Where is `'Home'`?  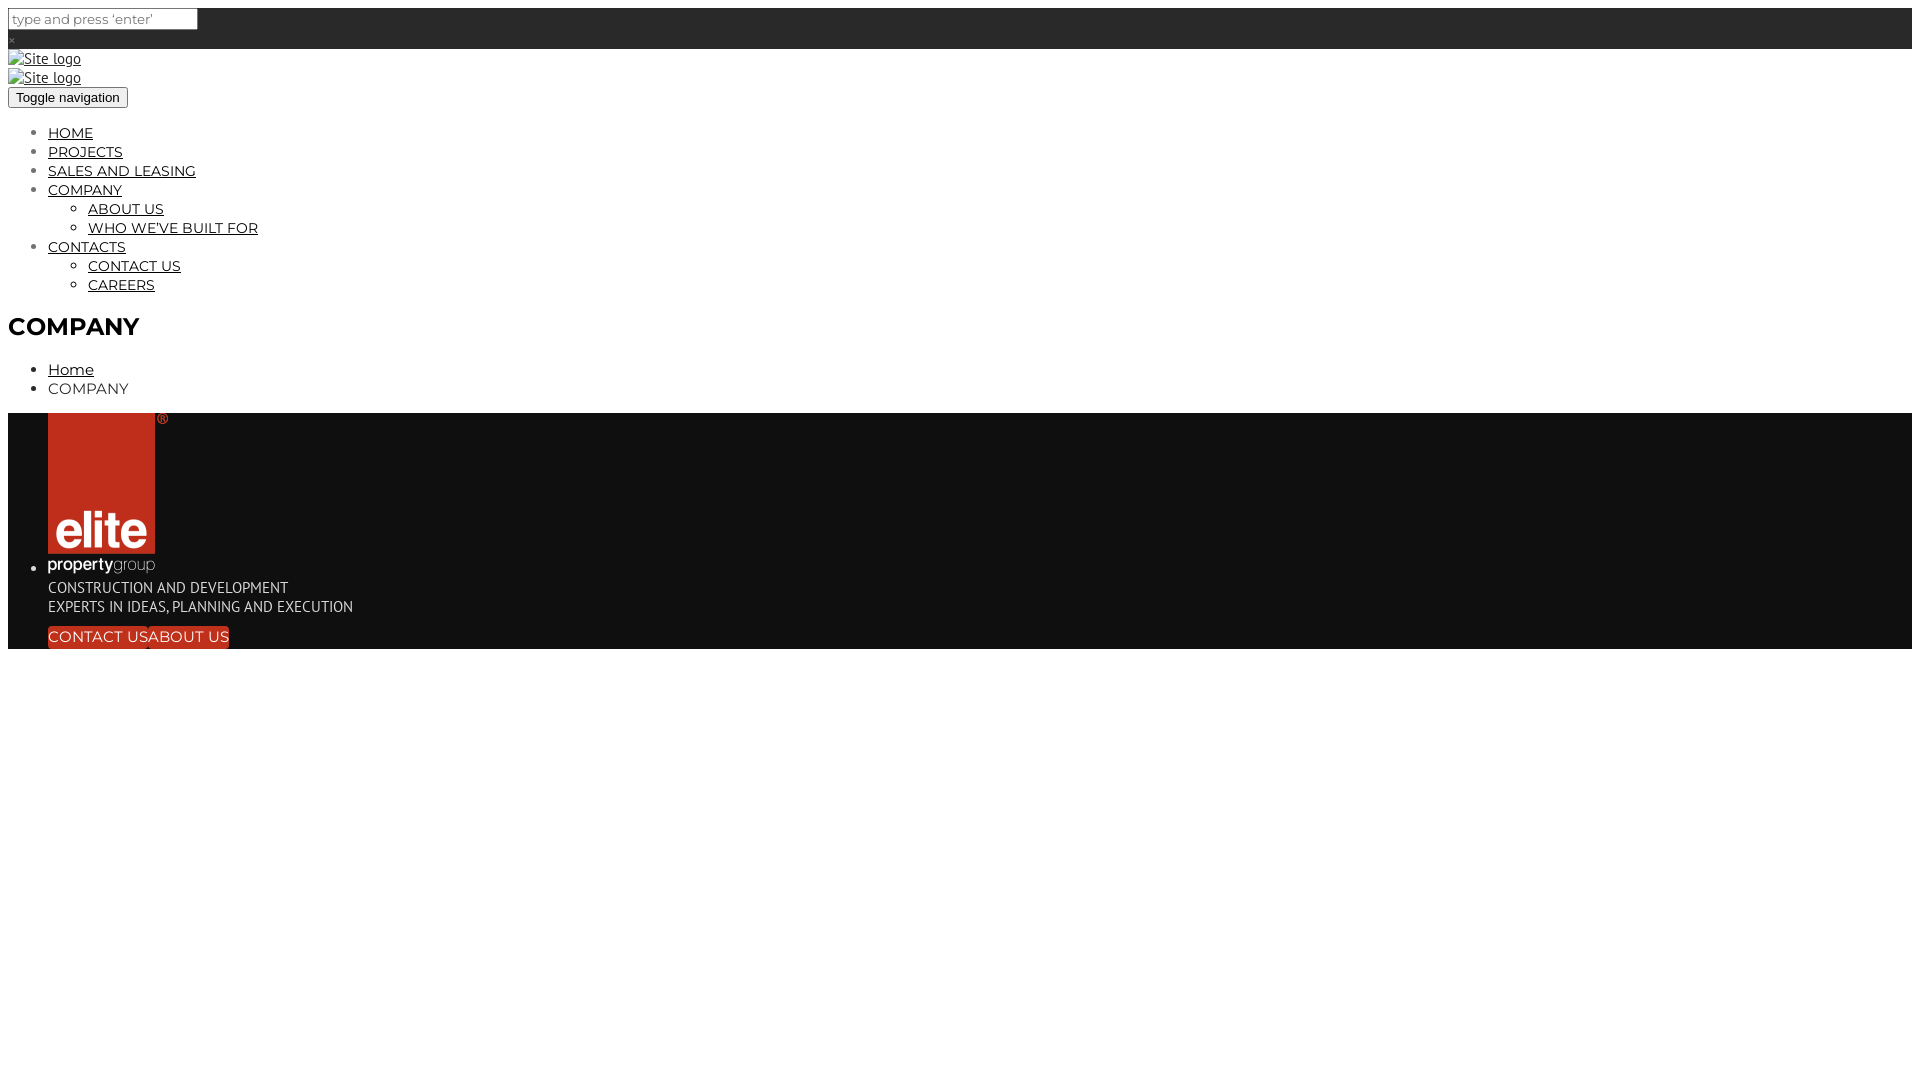
'Home' is located at coordinates (71, 369).